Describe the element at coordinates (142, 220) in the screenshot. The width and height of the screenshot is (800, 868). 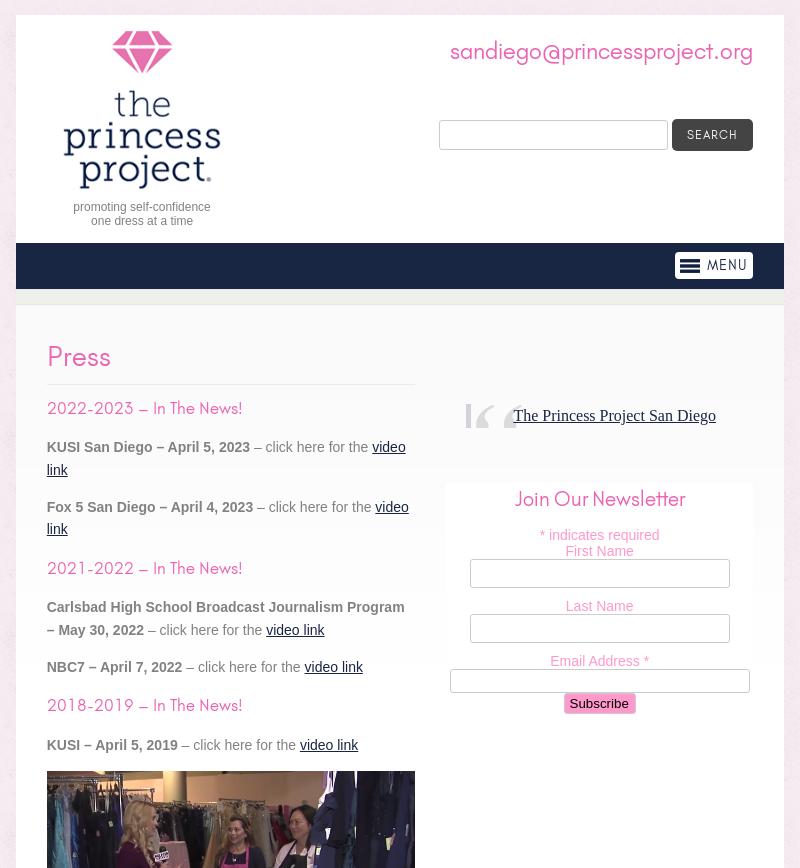
I see `'one dress at a time'` at that location.